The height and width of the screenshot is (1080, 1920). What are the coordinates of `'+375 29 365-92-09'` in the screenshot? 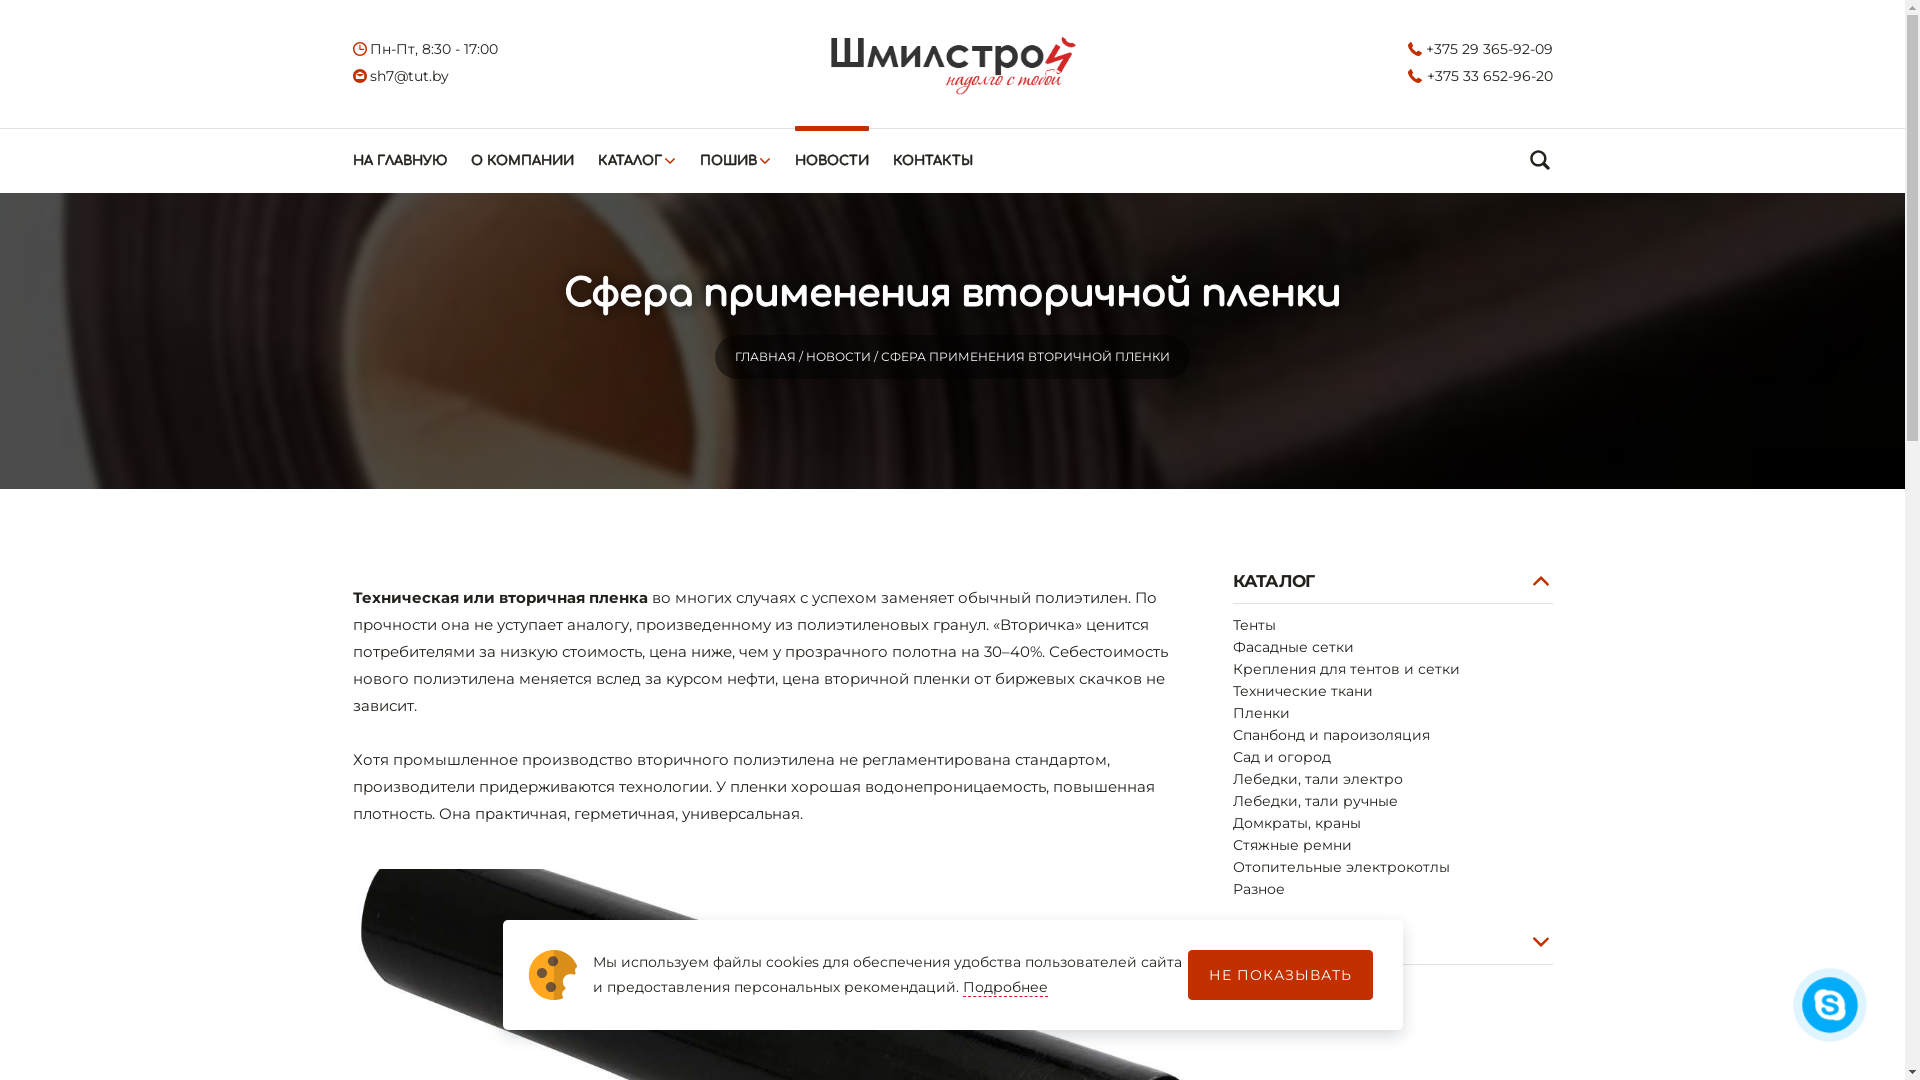 It's located at (1480, 48).